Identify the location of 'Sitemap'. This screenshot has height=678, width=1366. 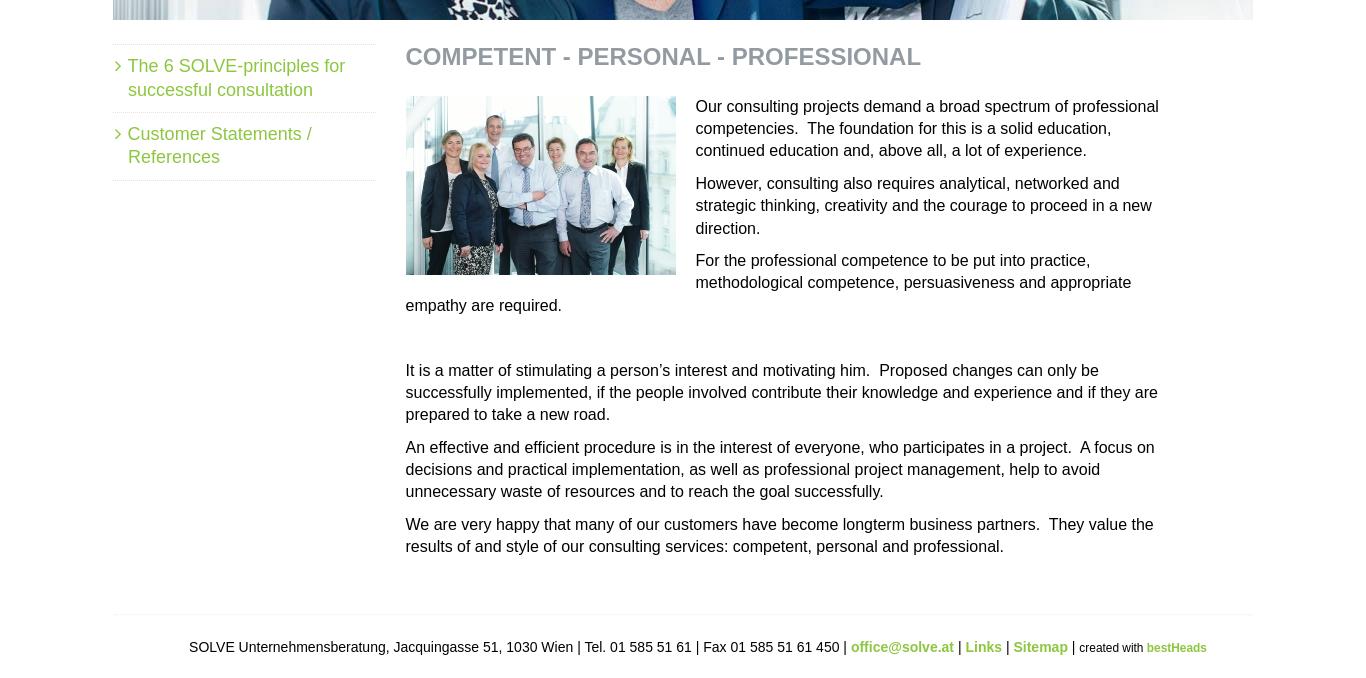
(1040, 645).